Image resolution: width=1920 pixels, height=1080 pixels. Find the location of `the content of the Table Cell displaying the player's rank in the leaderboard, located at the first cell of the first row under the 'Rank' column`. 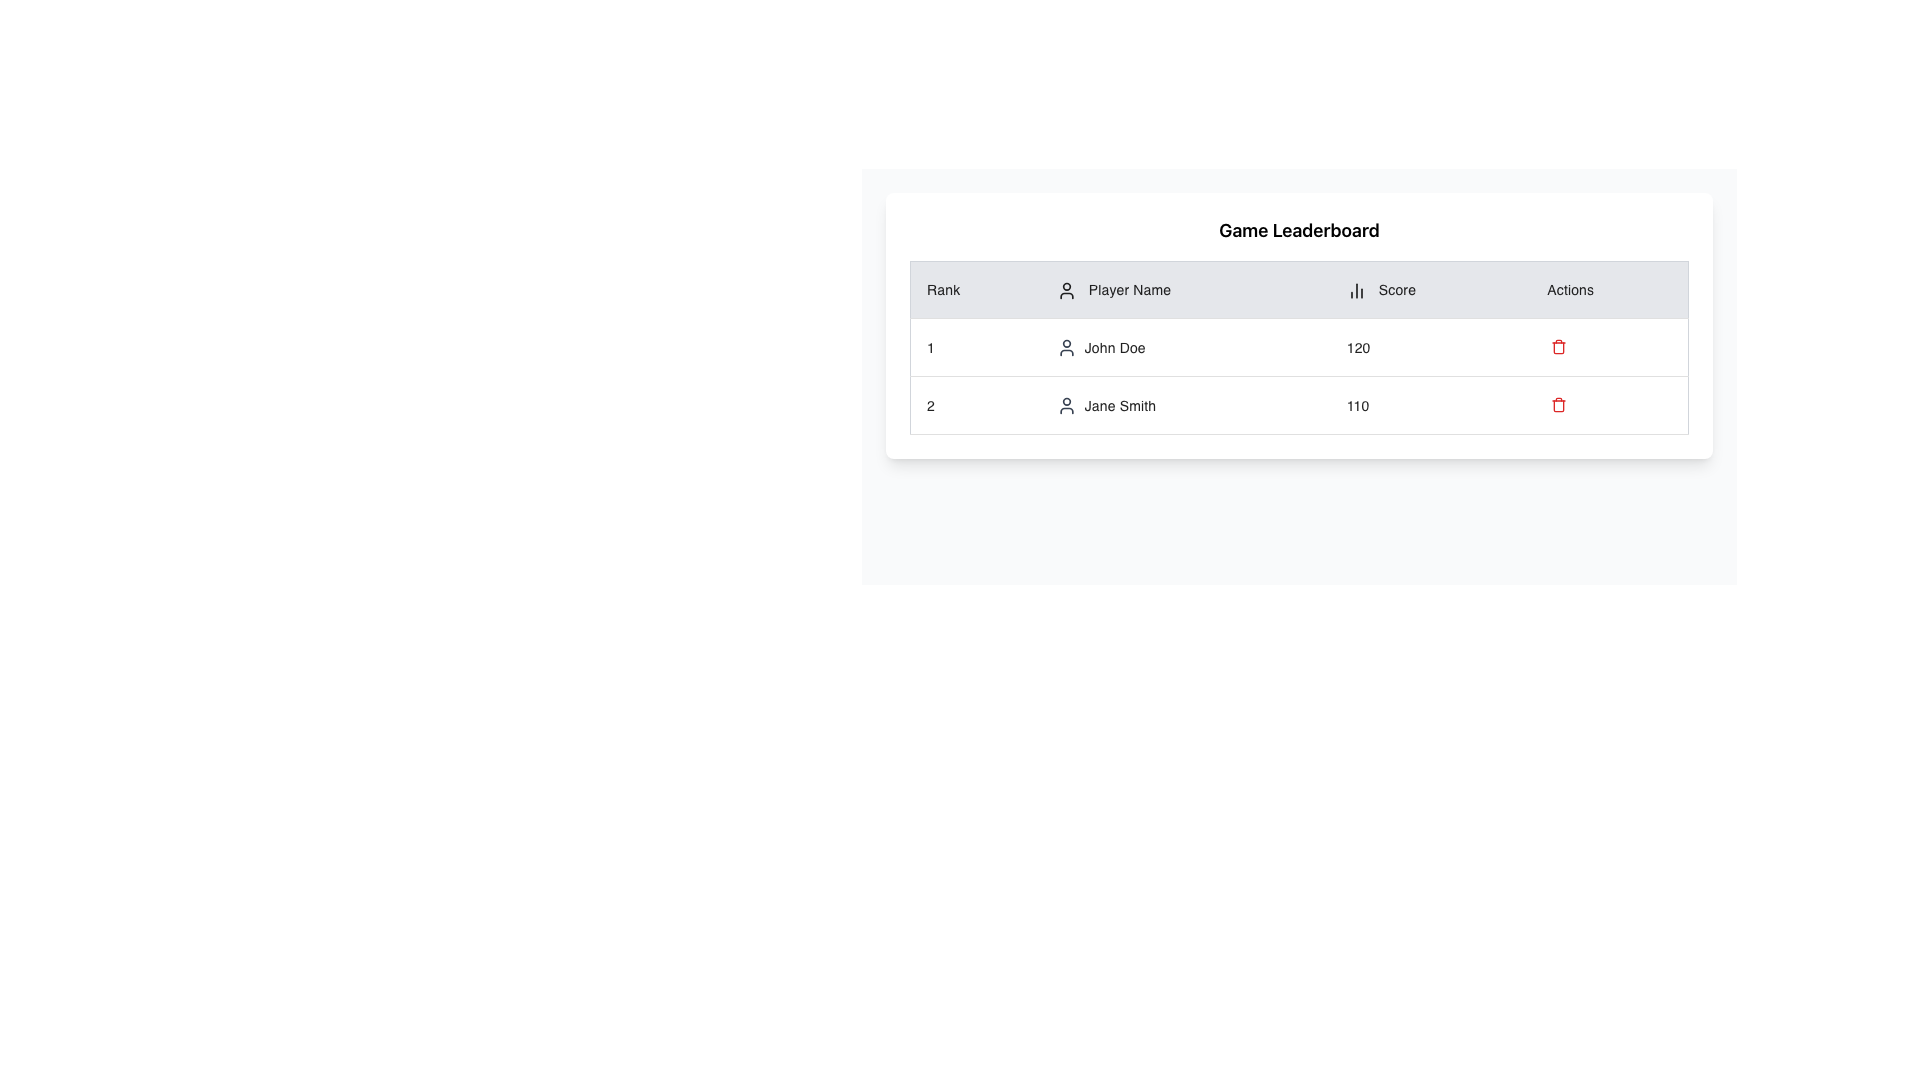

the content of the Table Cell displaying the player's rank in the leaderboard, located at the first cell of the first row under the 'Rank' column is located at coordinates (975, 346).